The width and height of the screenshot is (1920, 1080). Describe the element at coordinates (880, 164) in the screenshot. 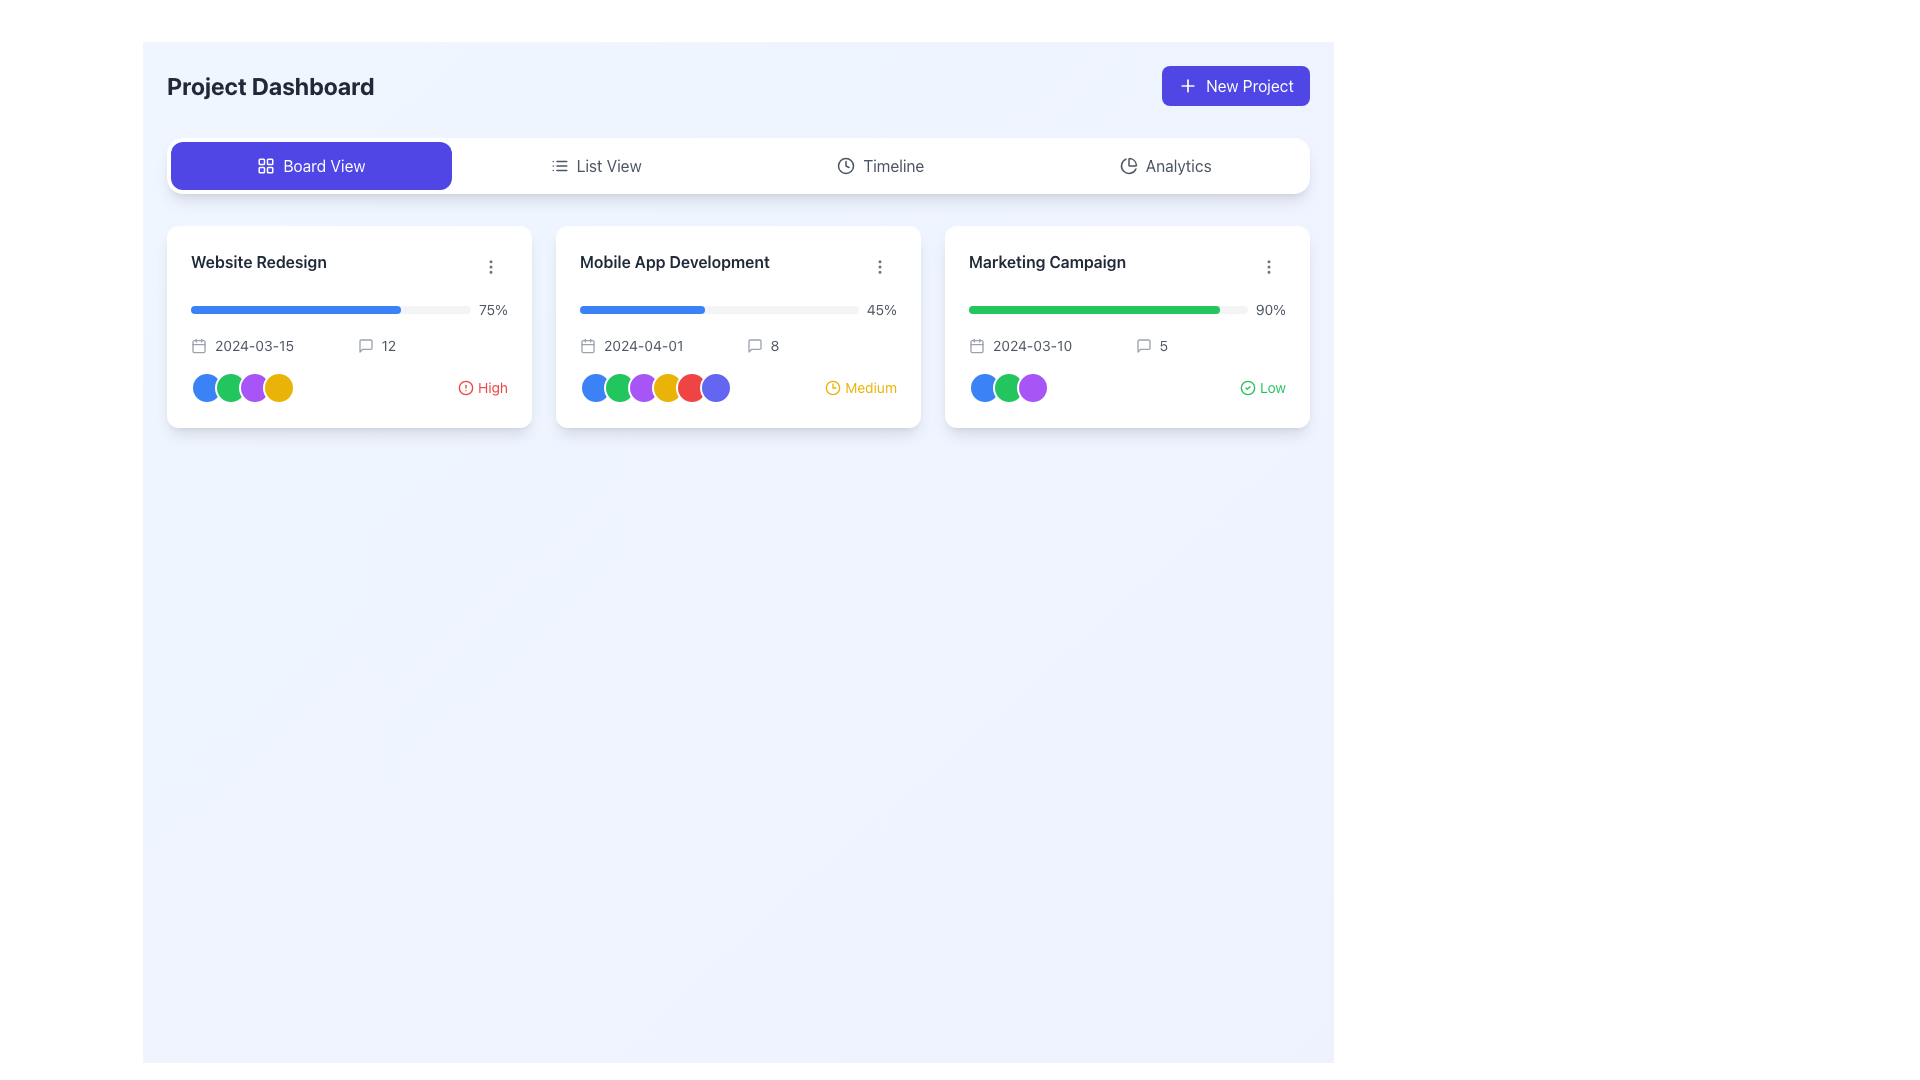

I see `the third button in a row of four options` at that location.